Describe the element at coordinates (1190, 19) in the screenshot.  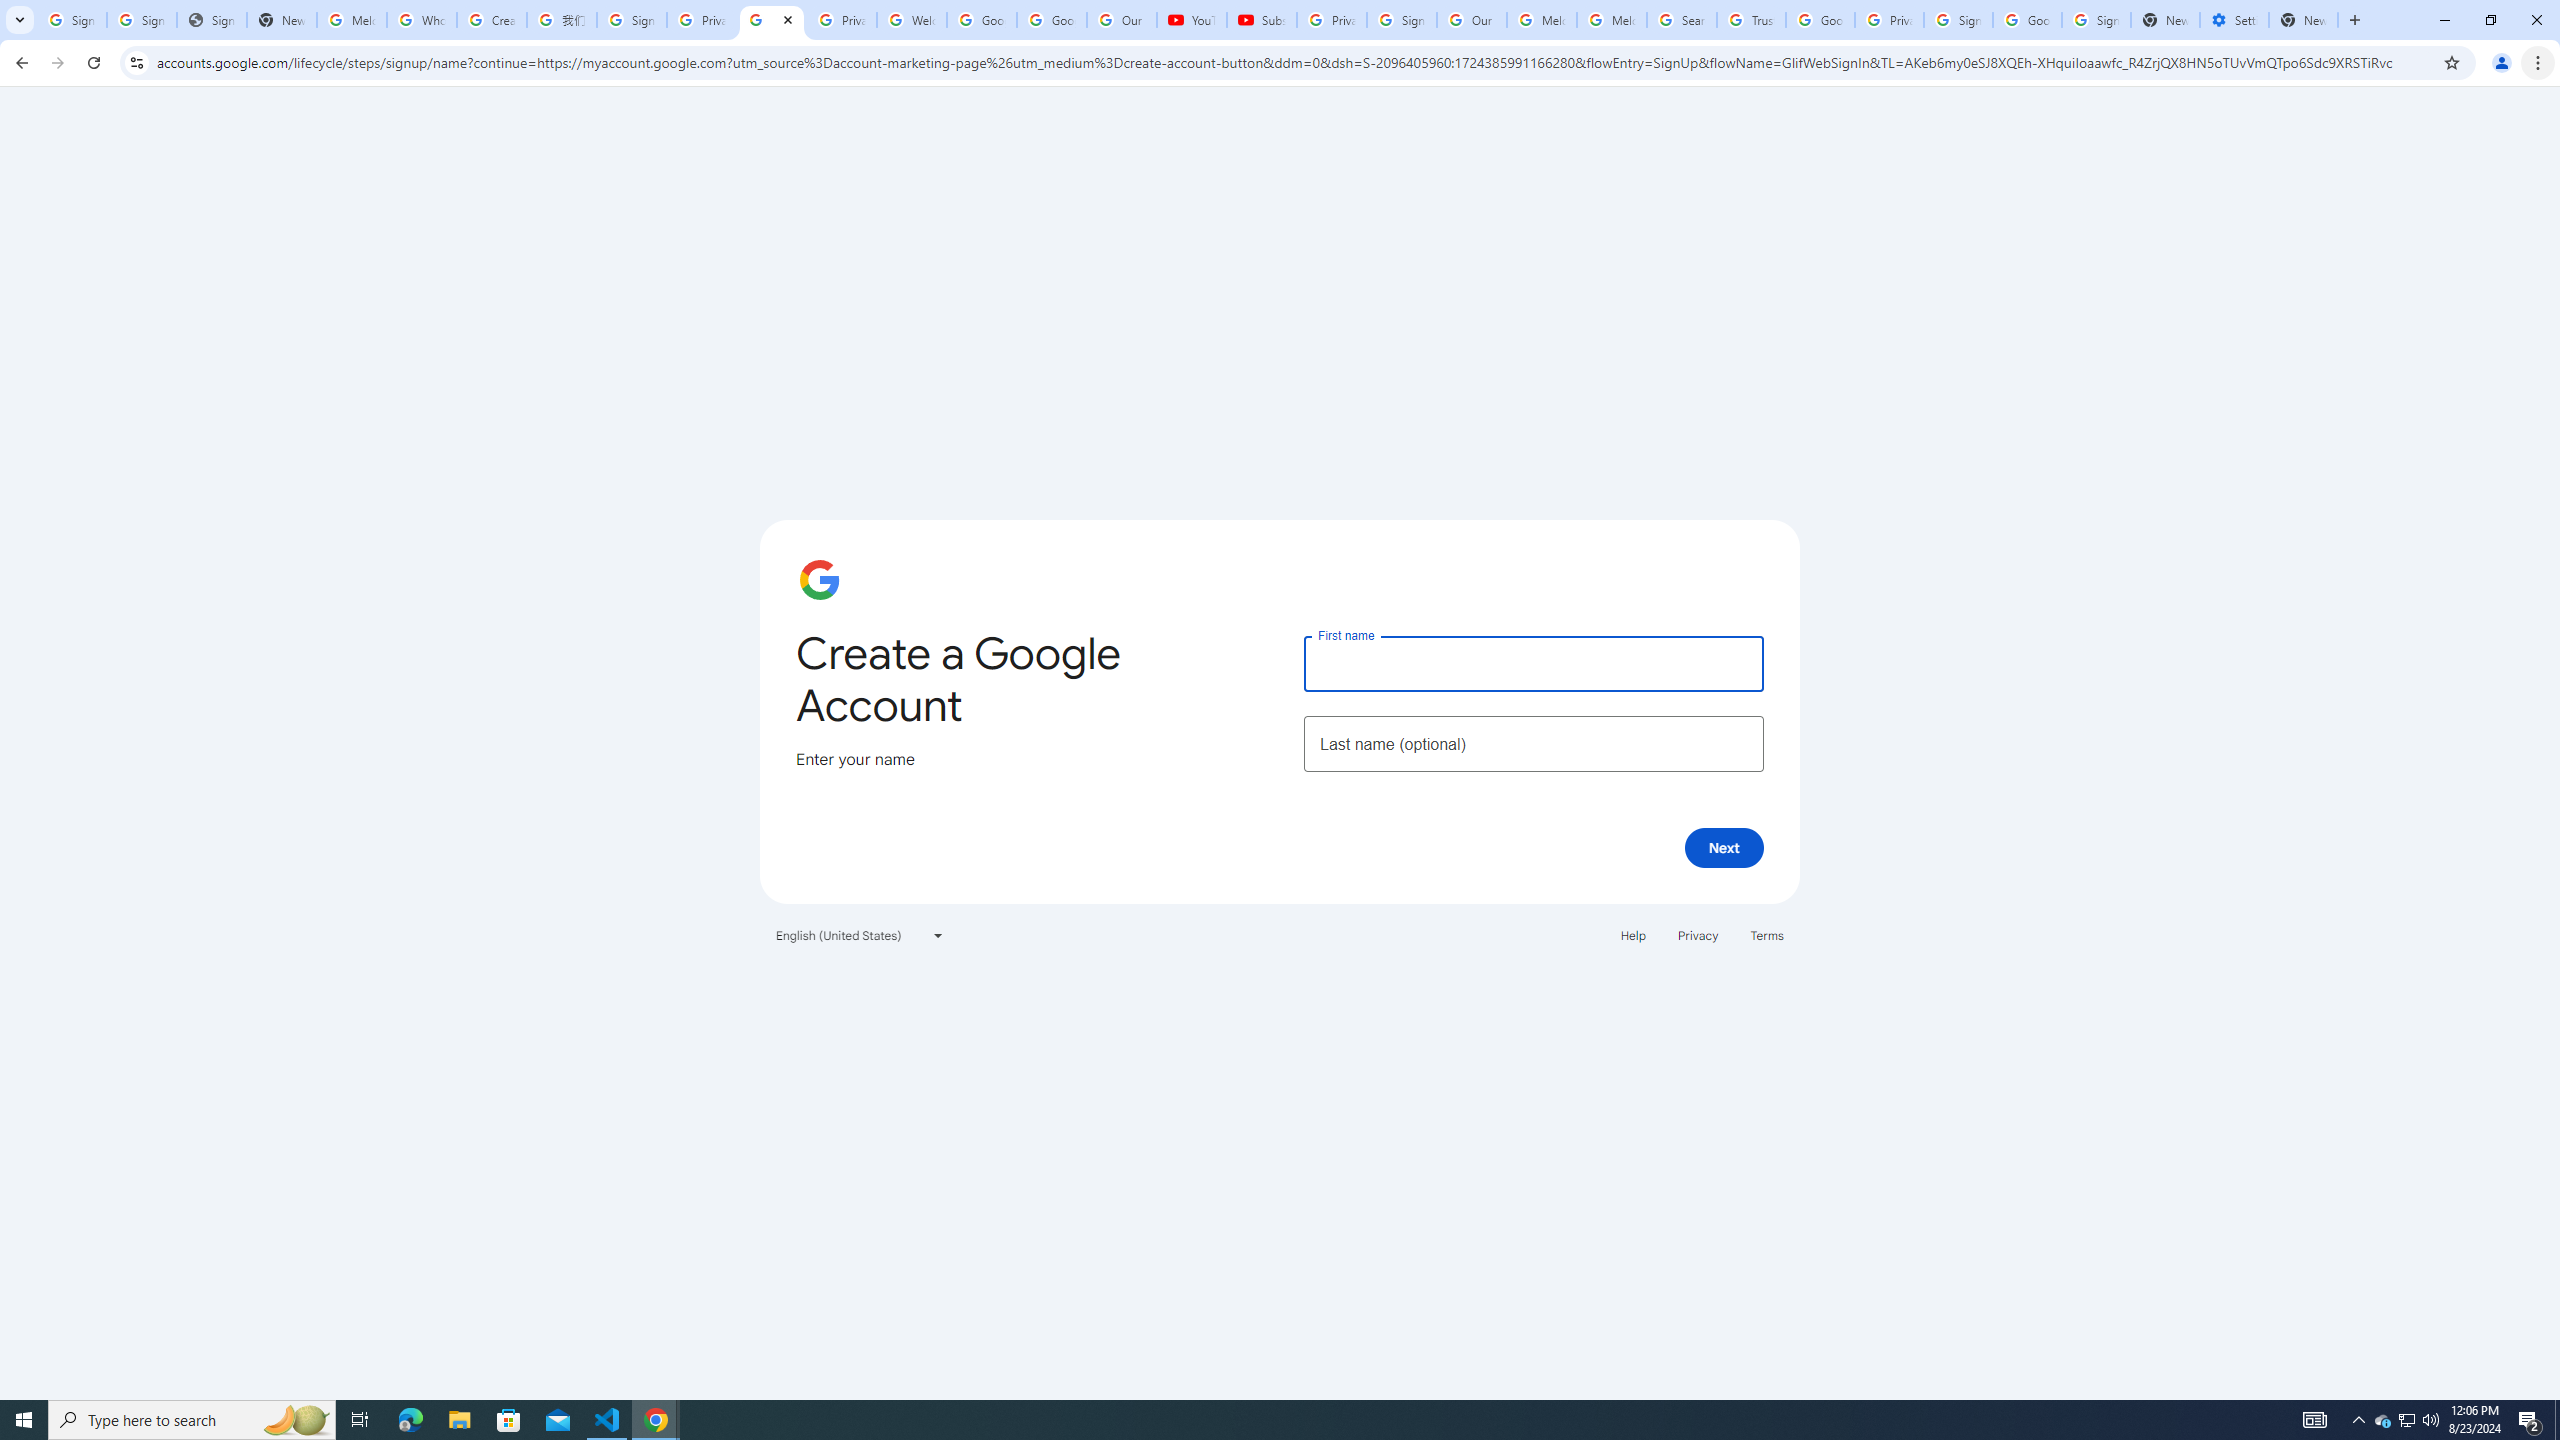
I see `'YouTube'` at that location.